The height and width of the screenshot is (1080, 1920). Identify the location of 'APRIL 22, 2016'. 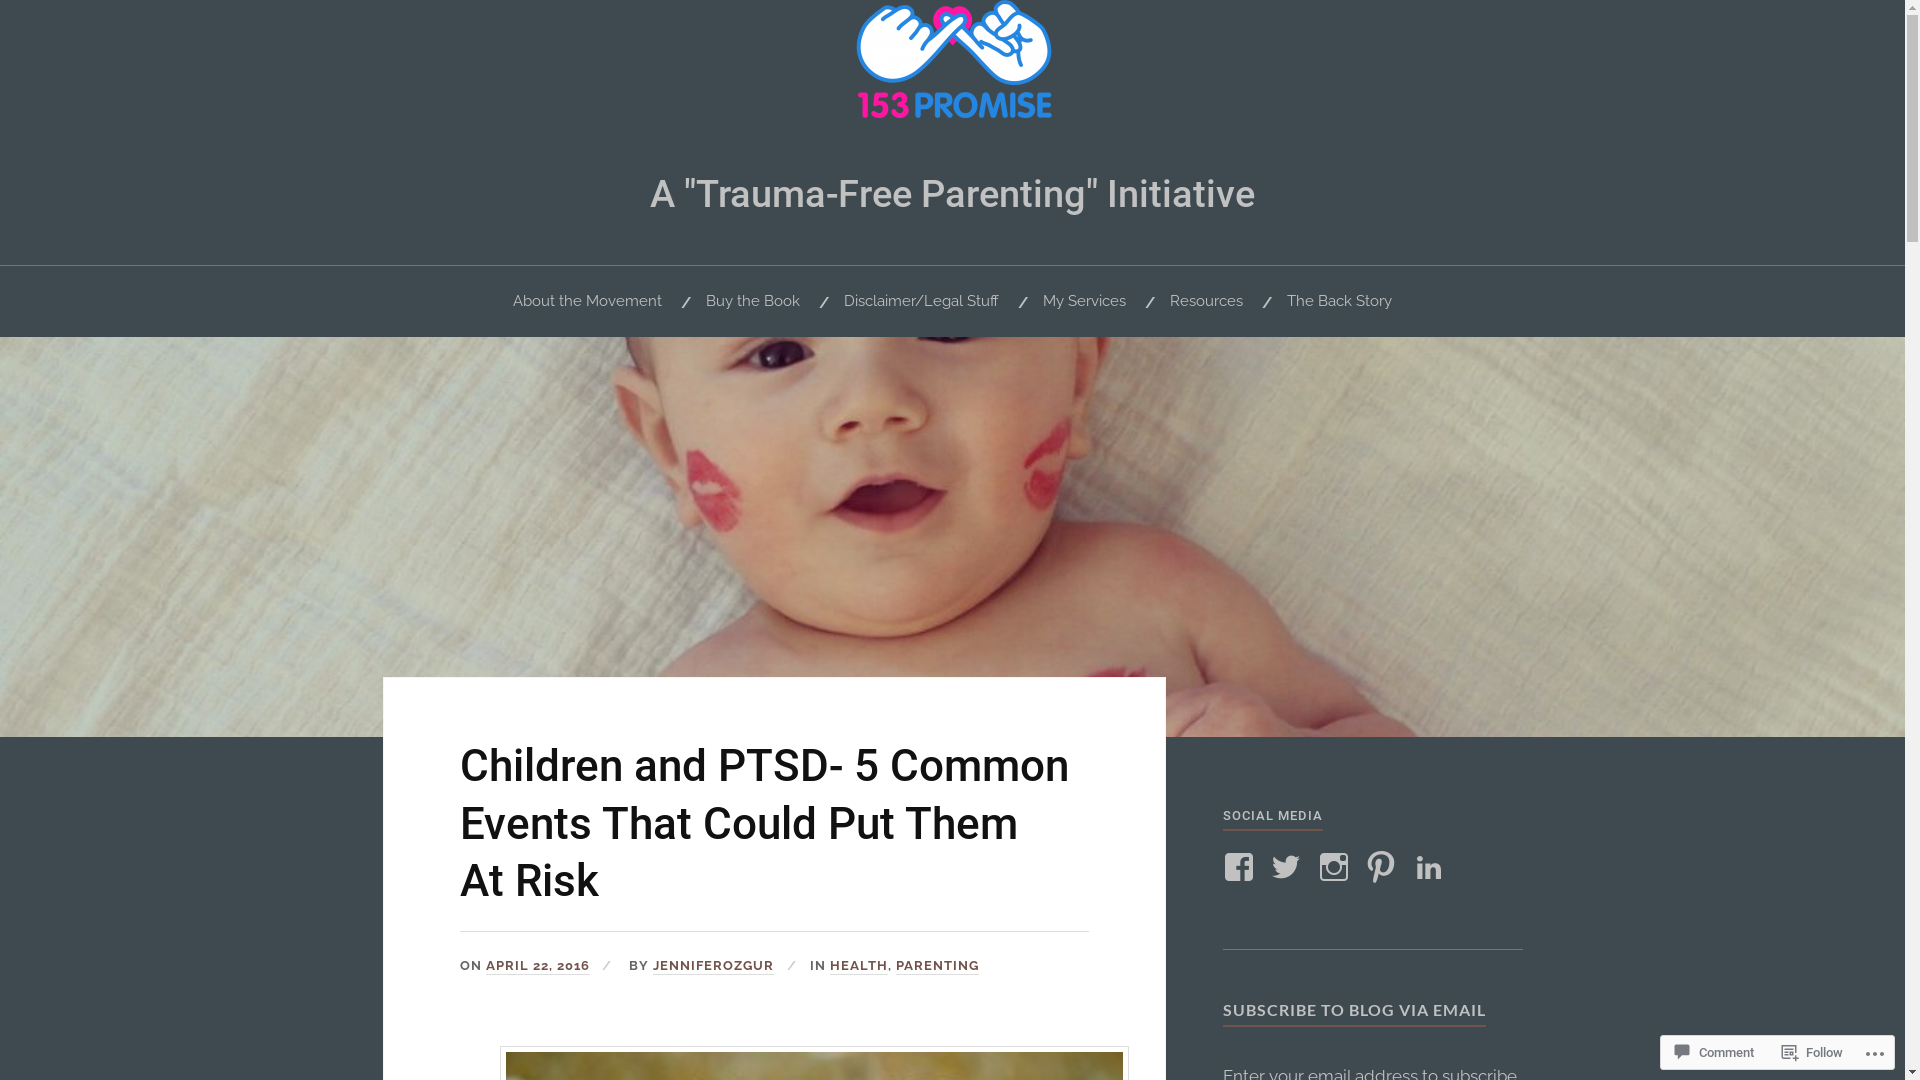
(537, 965).